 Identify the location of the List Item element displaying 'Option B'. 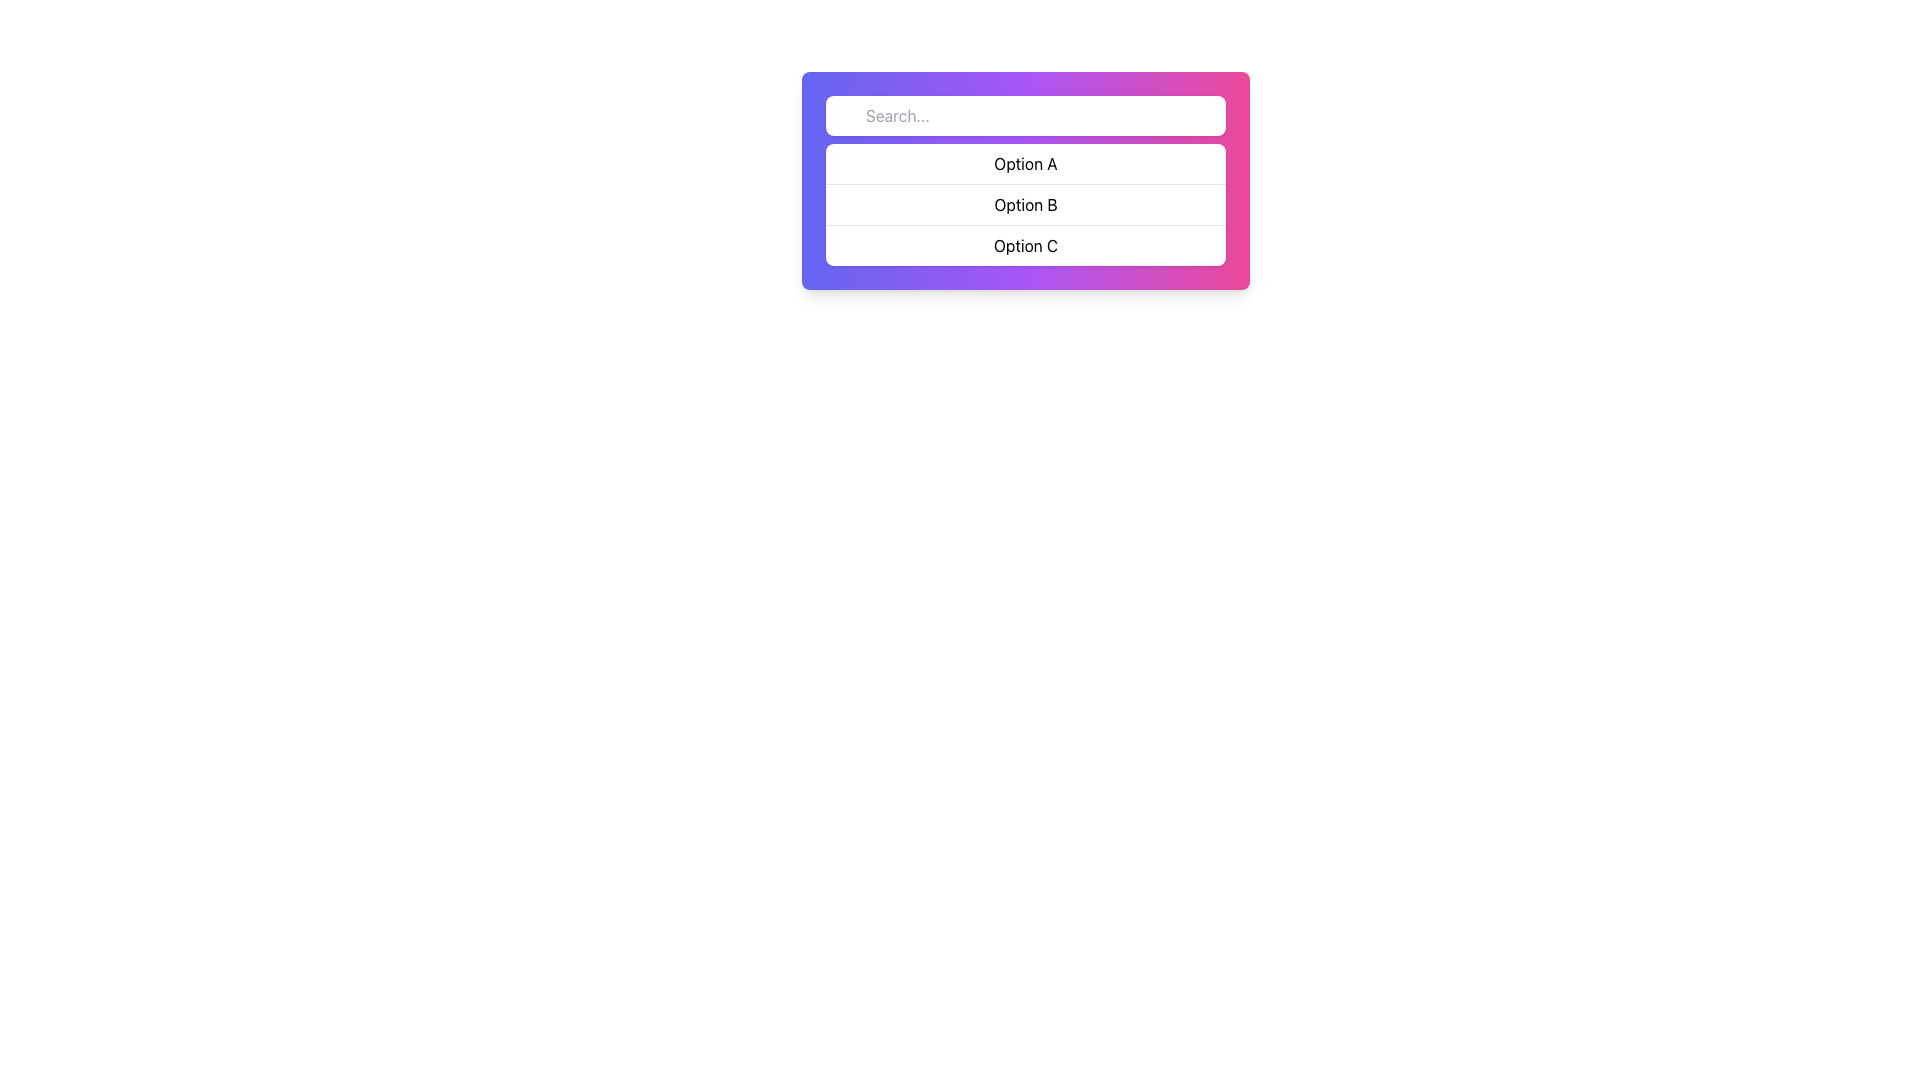
(1026, 204).